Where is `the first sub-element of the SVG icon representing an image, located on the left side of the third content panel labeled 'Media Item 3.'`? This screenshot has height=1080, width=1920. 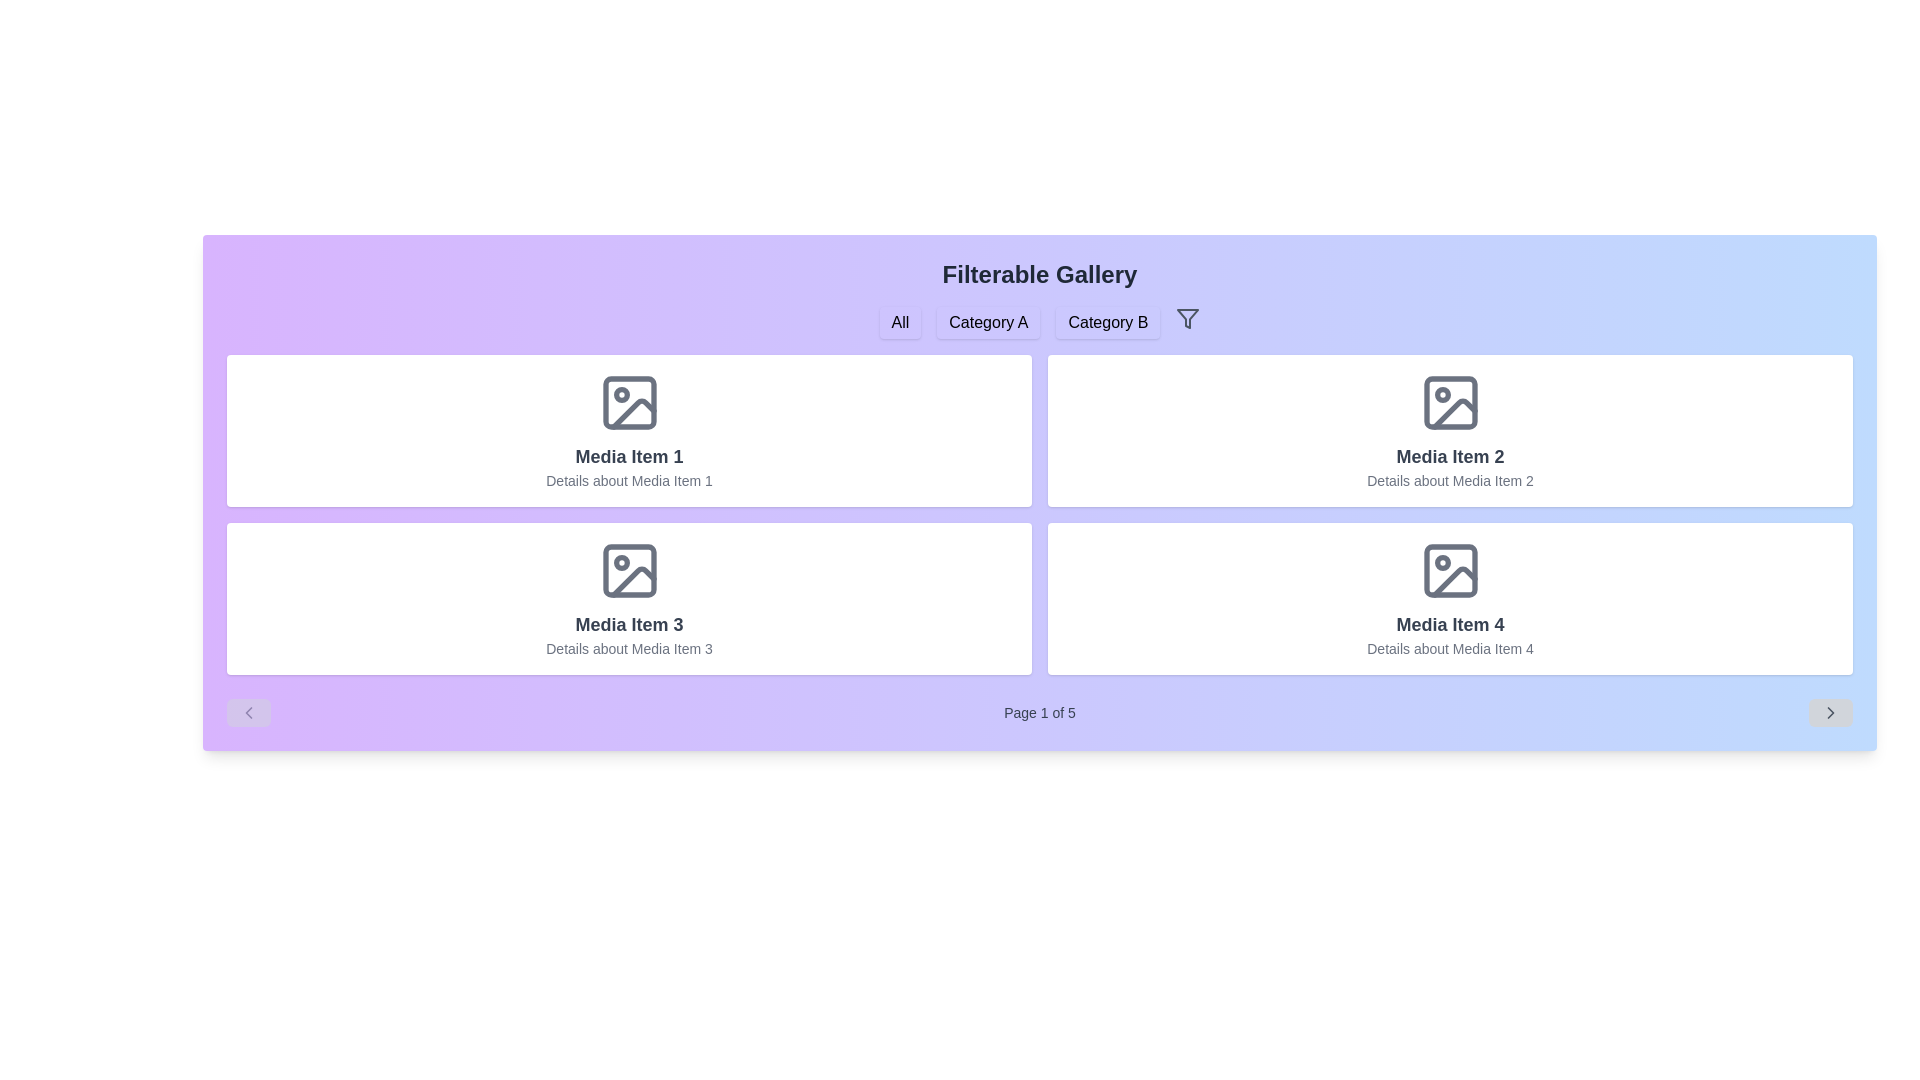
the first sub-element of the SVG icon representing an image, located on the left side of the third content panel labeled 'Media Item 3.' is located at coordinates (628, 570).